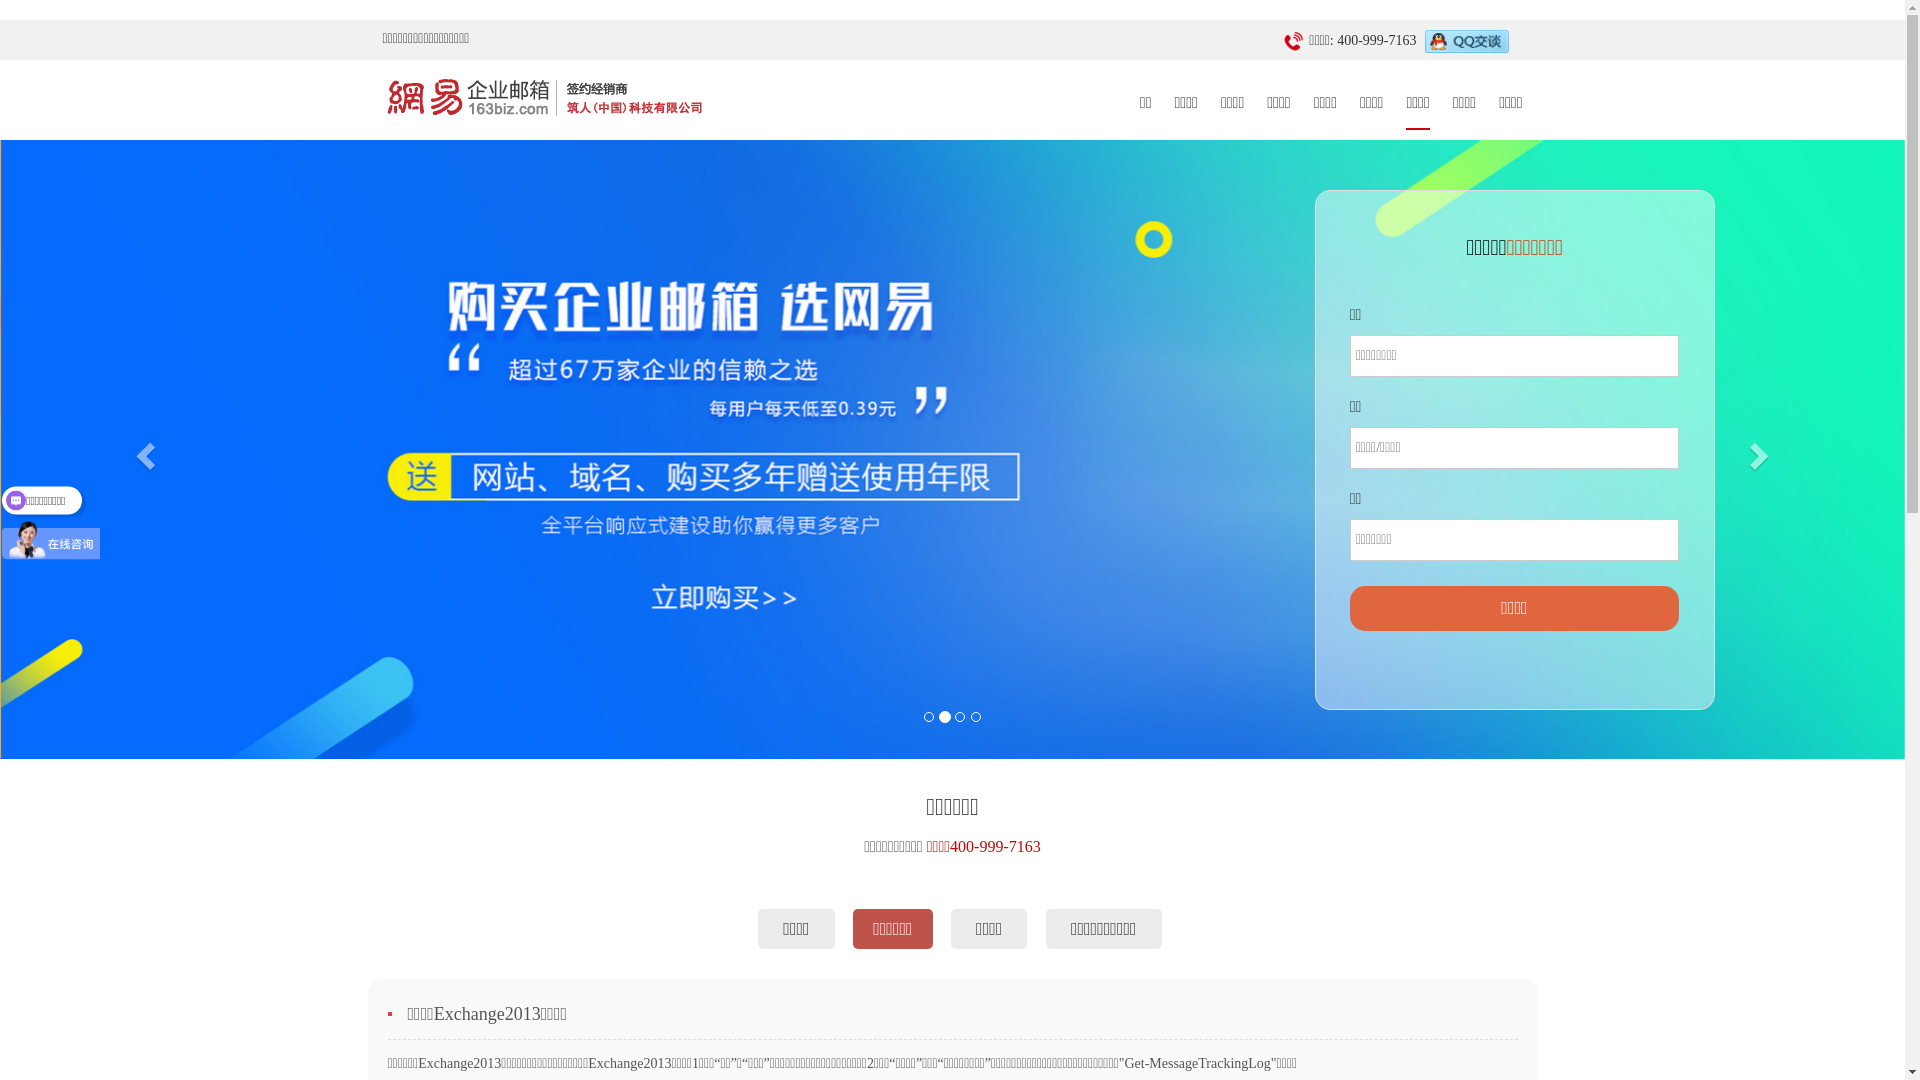 The image size is (1920, 1080). I want to click on 'Next', so click(1761, 448).